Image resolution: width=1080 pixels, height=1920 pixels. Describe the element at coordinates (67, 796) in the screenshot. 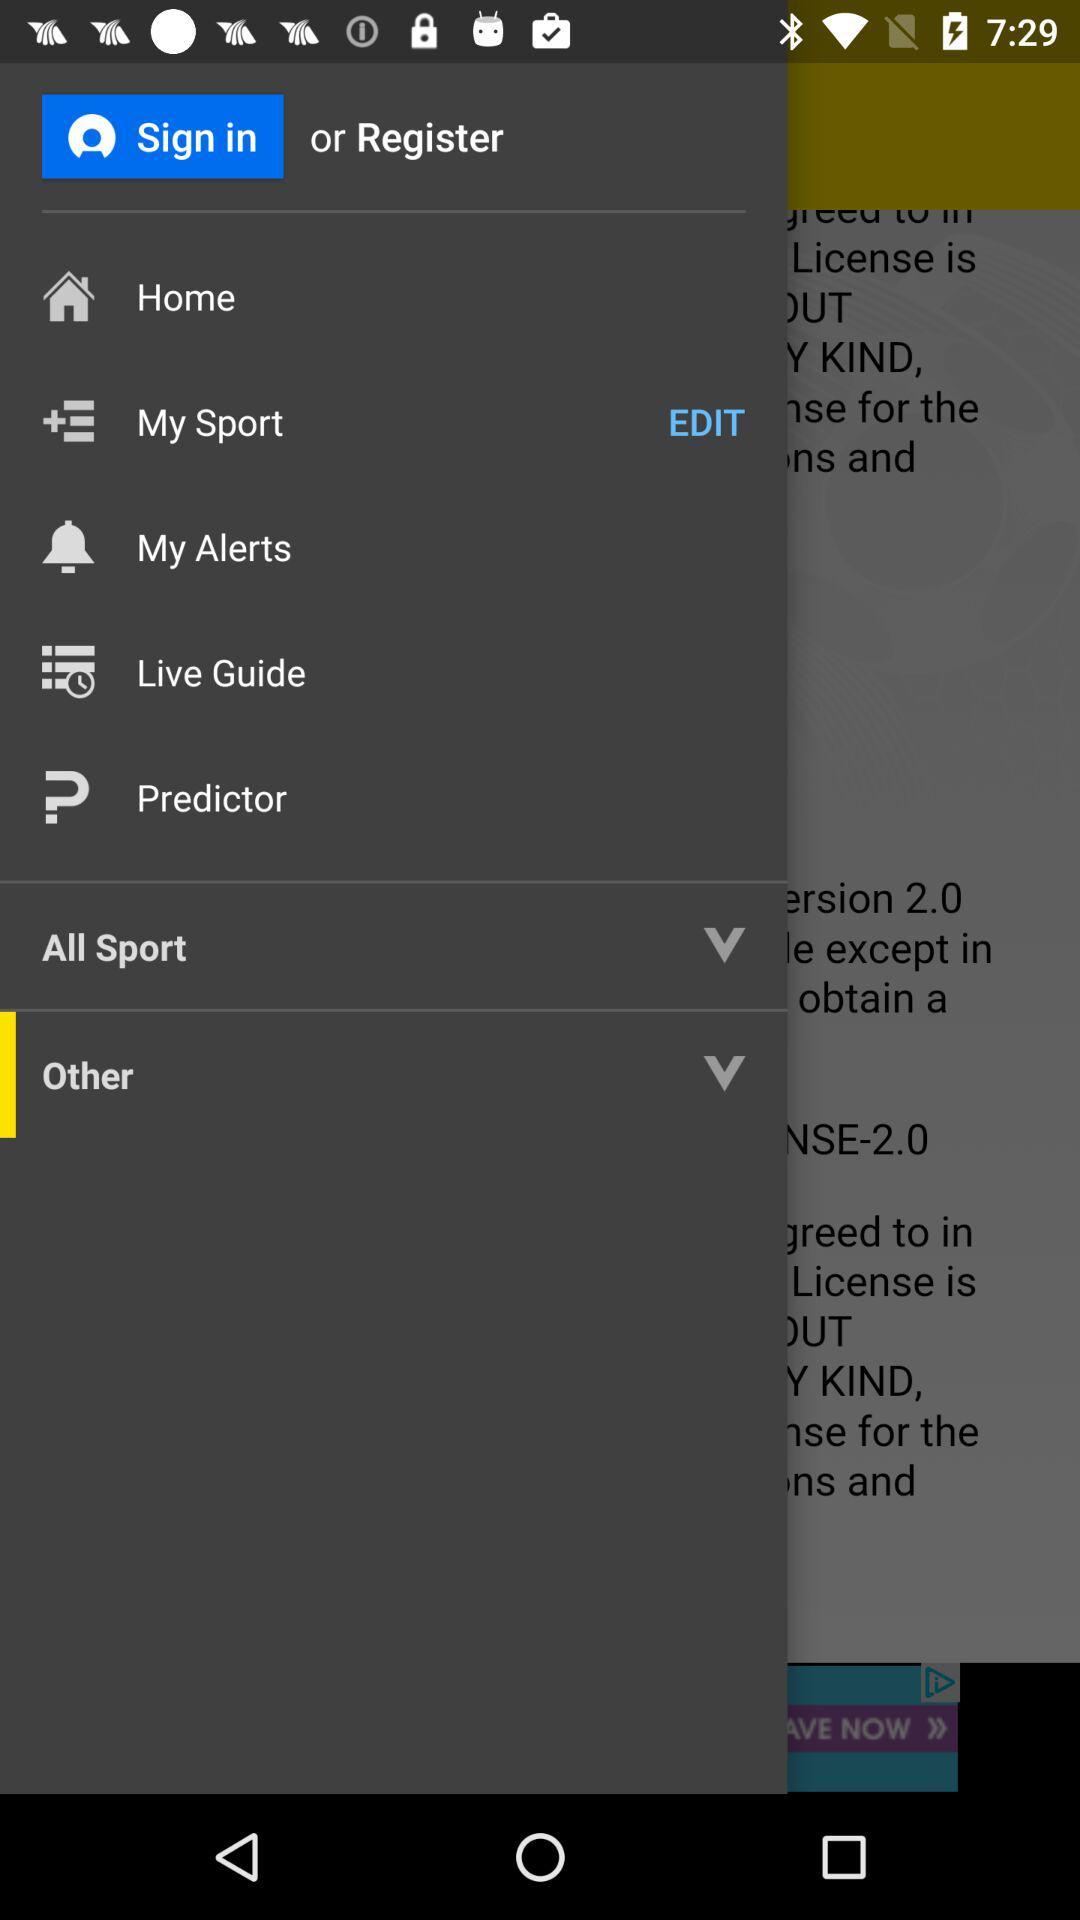

I see `the icon right next to predictor` at that location.